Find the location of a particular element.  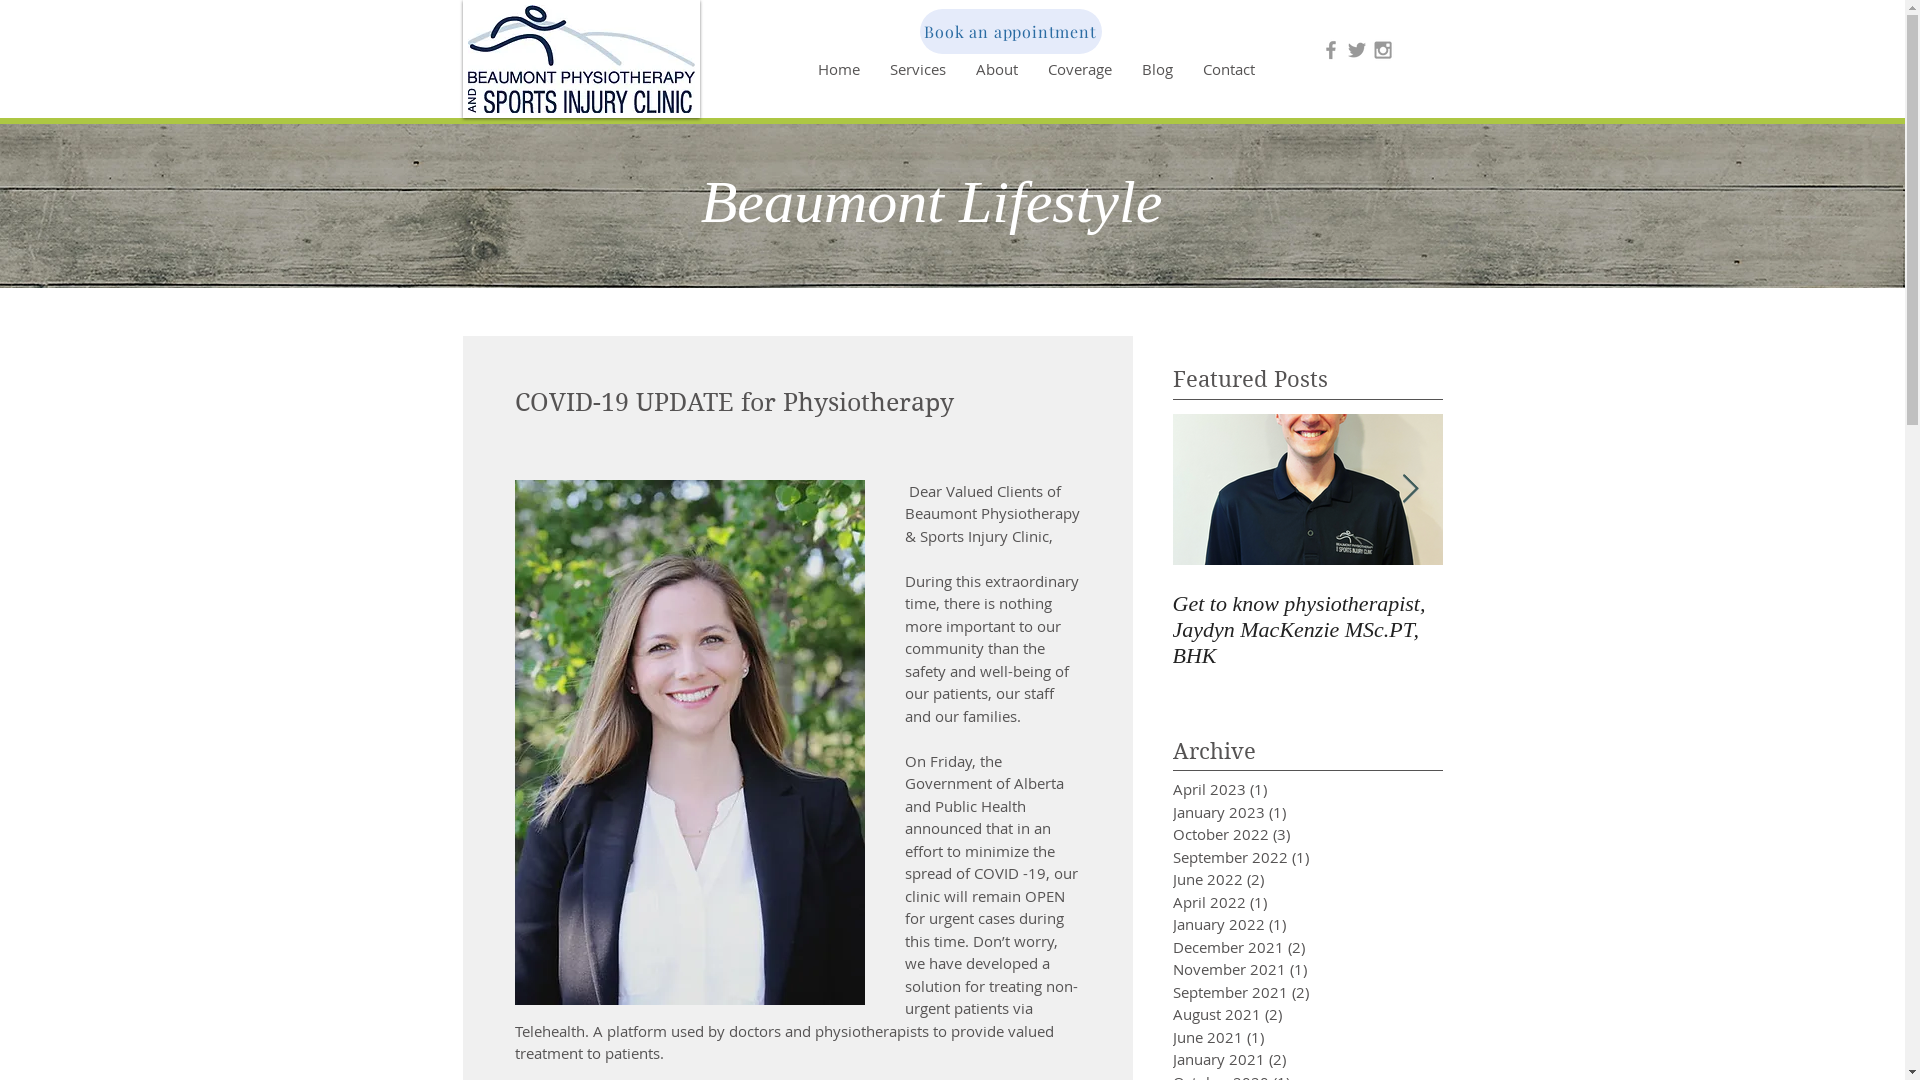

'Coverage' is located at coordinates (1078, 68).